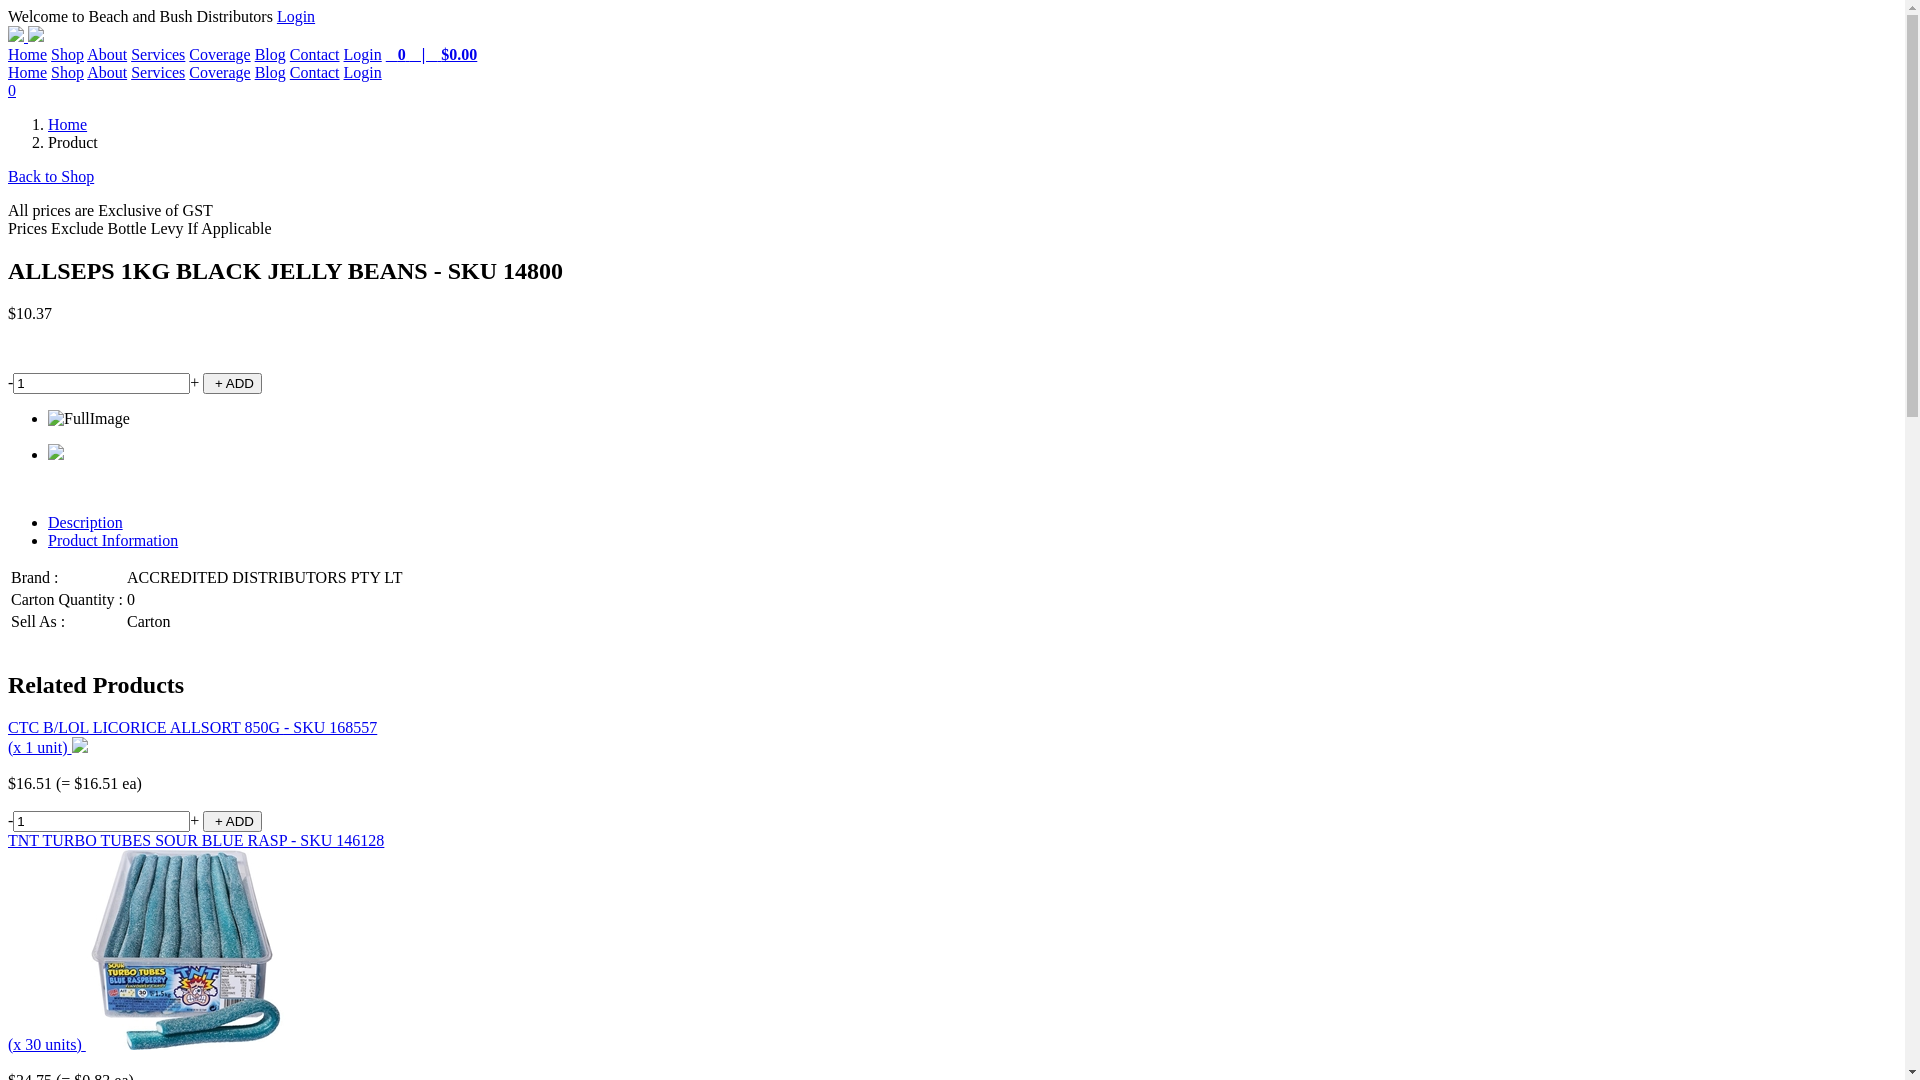 The height and width of the screenshot is (1080, 1920). What do you see at coordinates (196, 942) in the screenshot?
I see `'TNT TURBO TUBES SOUR BLUE RASP - SKU 146128` at bounding box center [196, 942].